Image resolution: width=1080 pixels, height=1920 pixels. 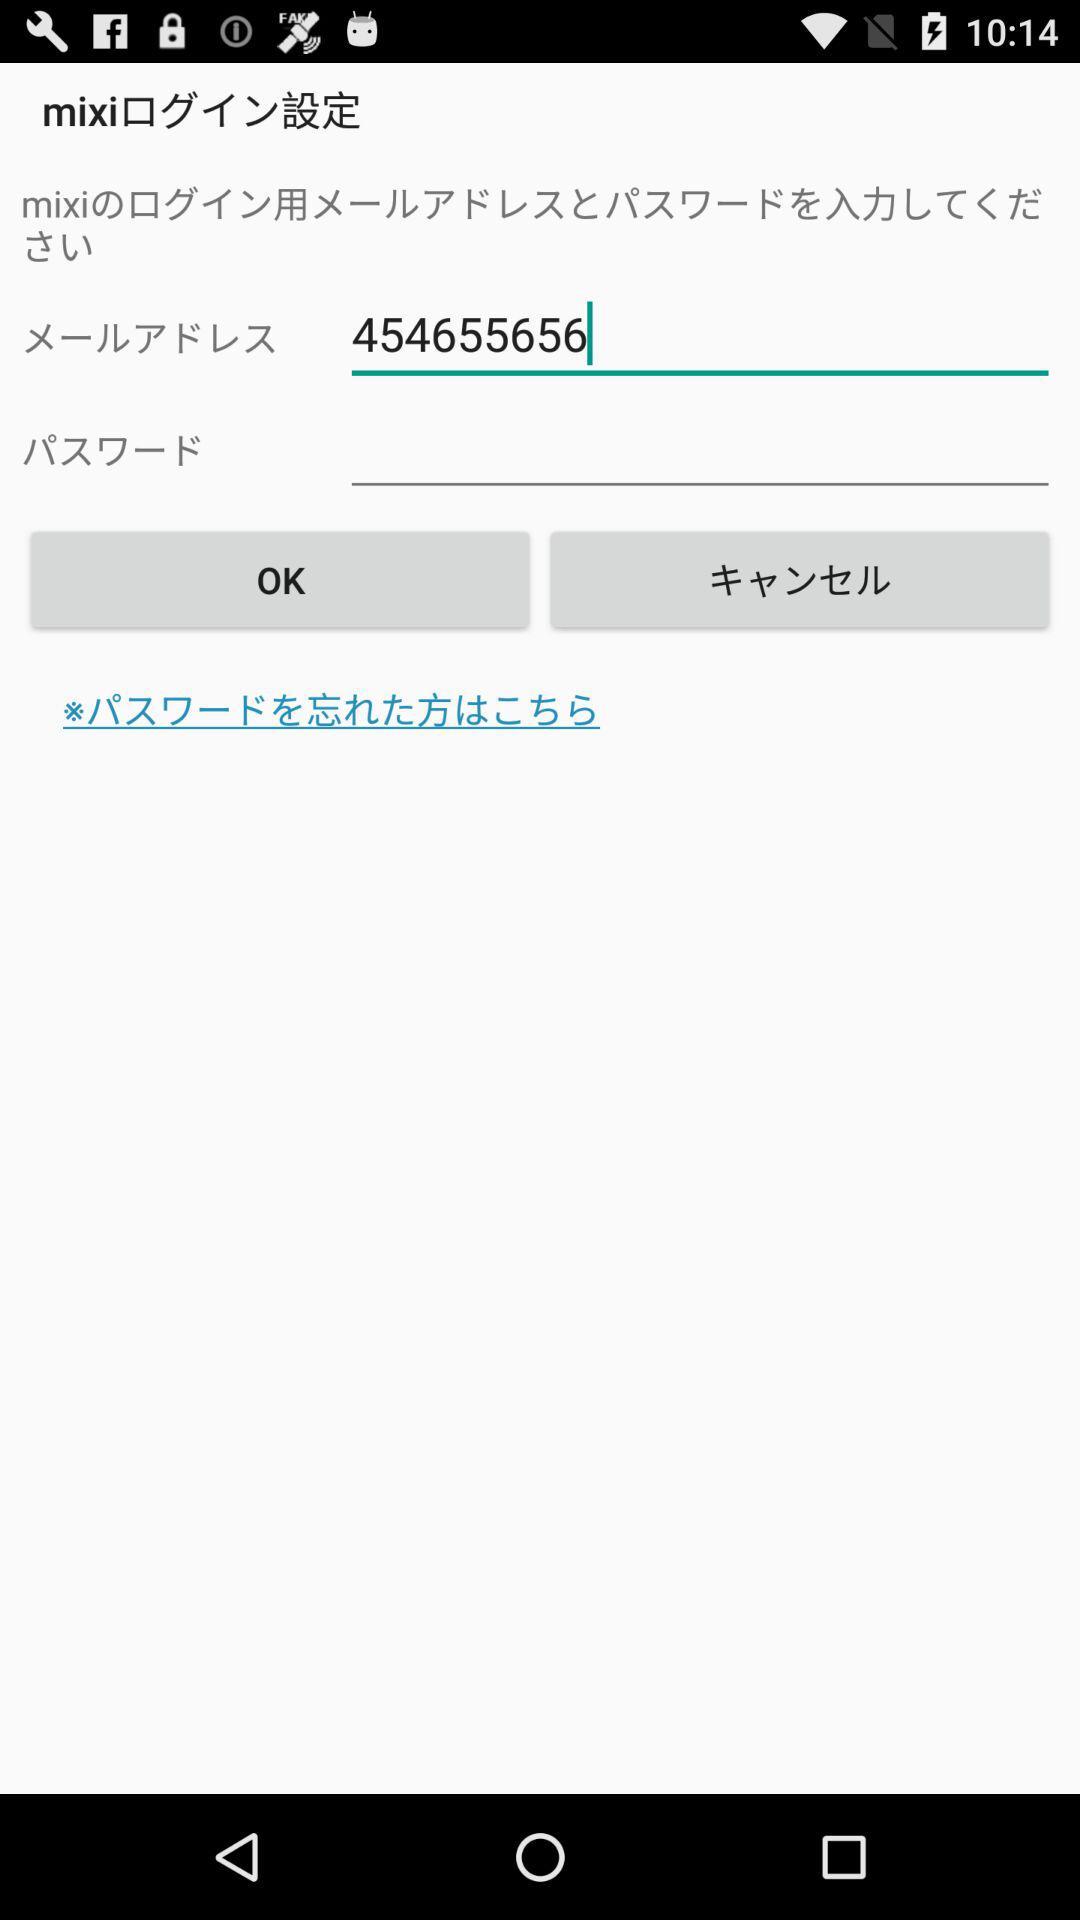 What do you see at coordinates (699, 445) in the screenshot?
I see `item above the ok item` at bounding box center [699, 445].